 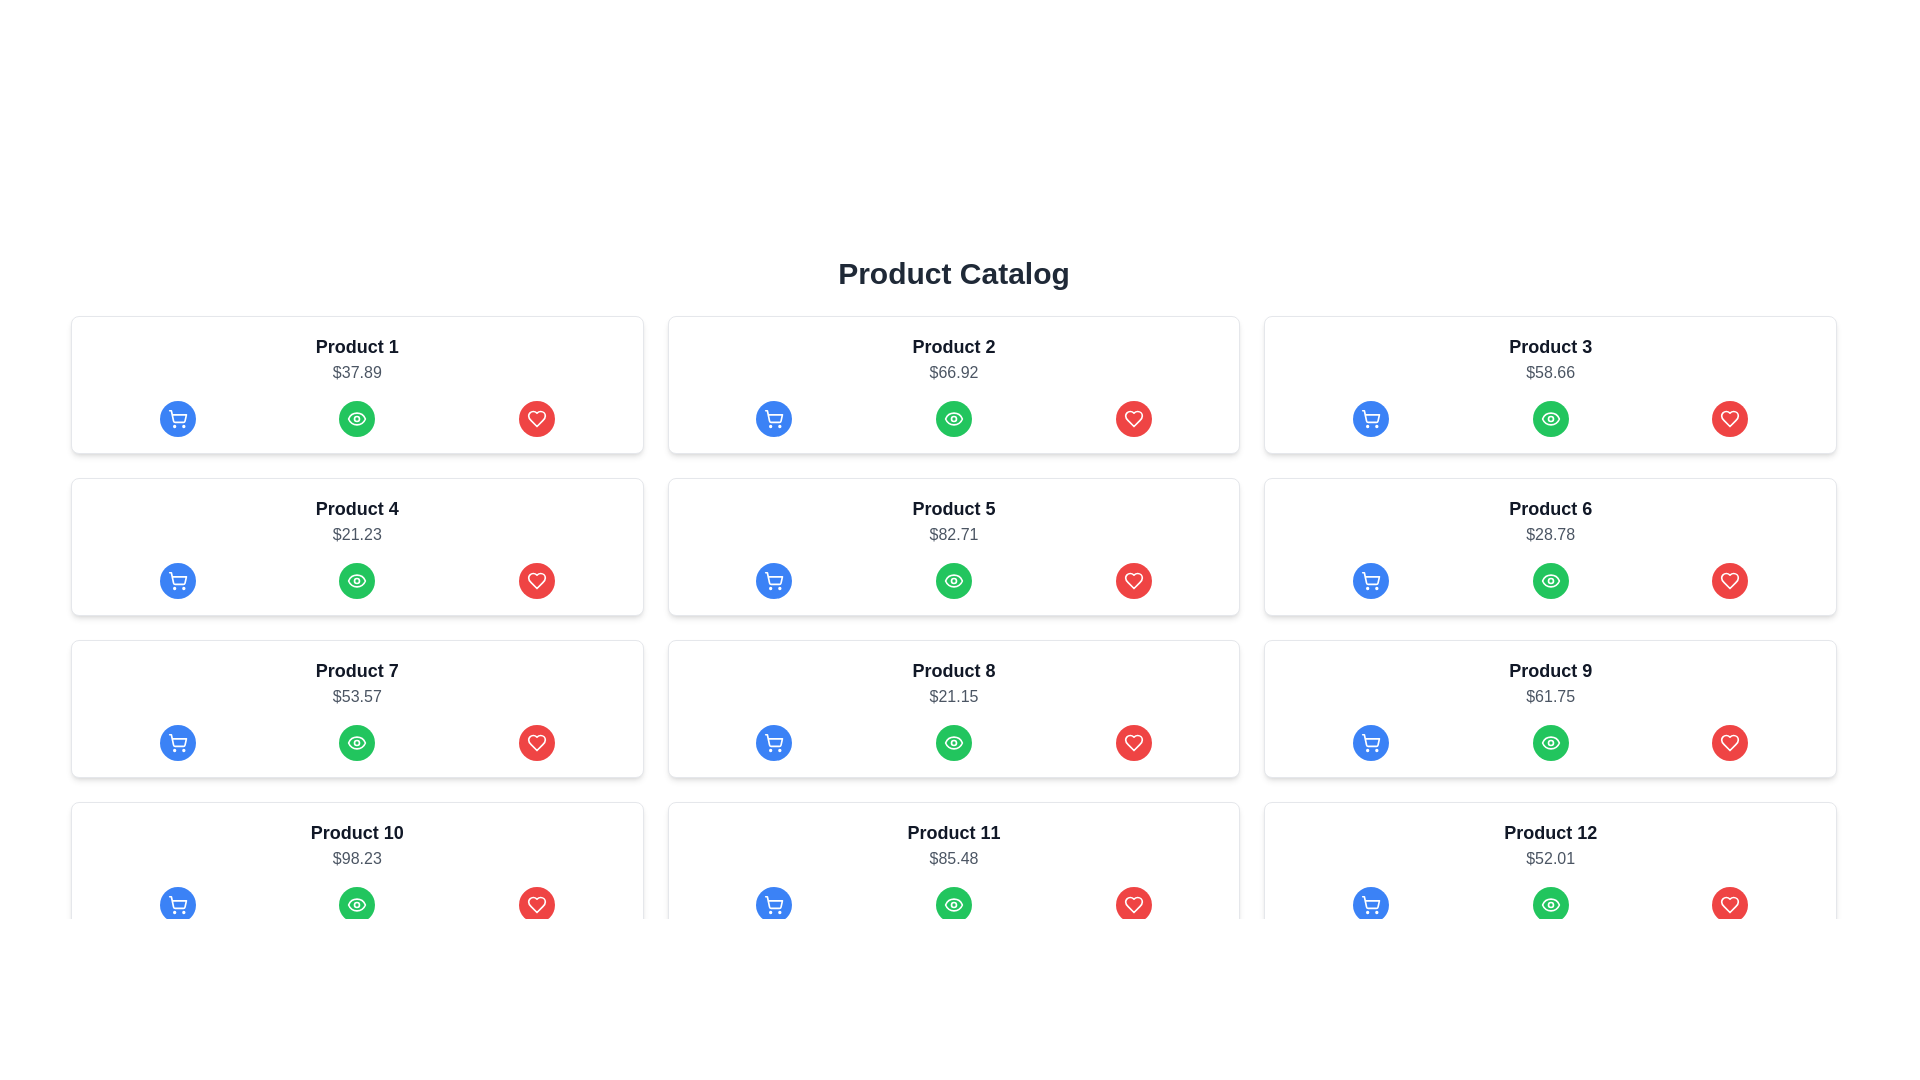 What do you see at coordinates (1133, 581) in the screenshot?
I see `the heart-shaped icon filled in solid red, which represents a 'favorite' or 'like' button located in the second row and second column of the grid layout, beside the card titled 'Product 5'` at bounding box center [1133, 581].